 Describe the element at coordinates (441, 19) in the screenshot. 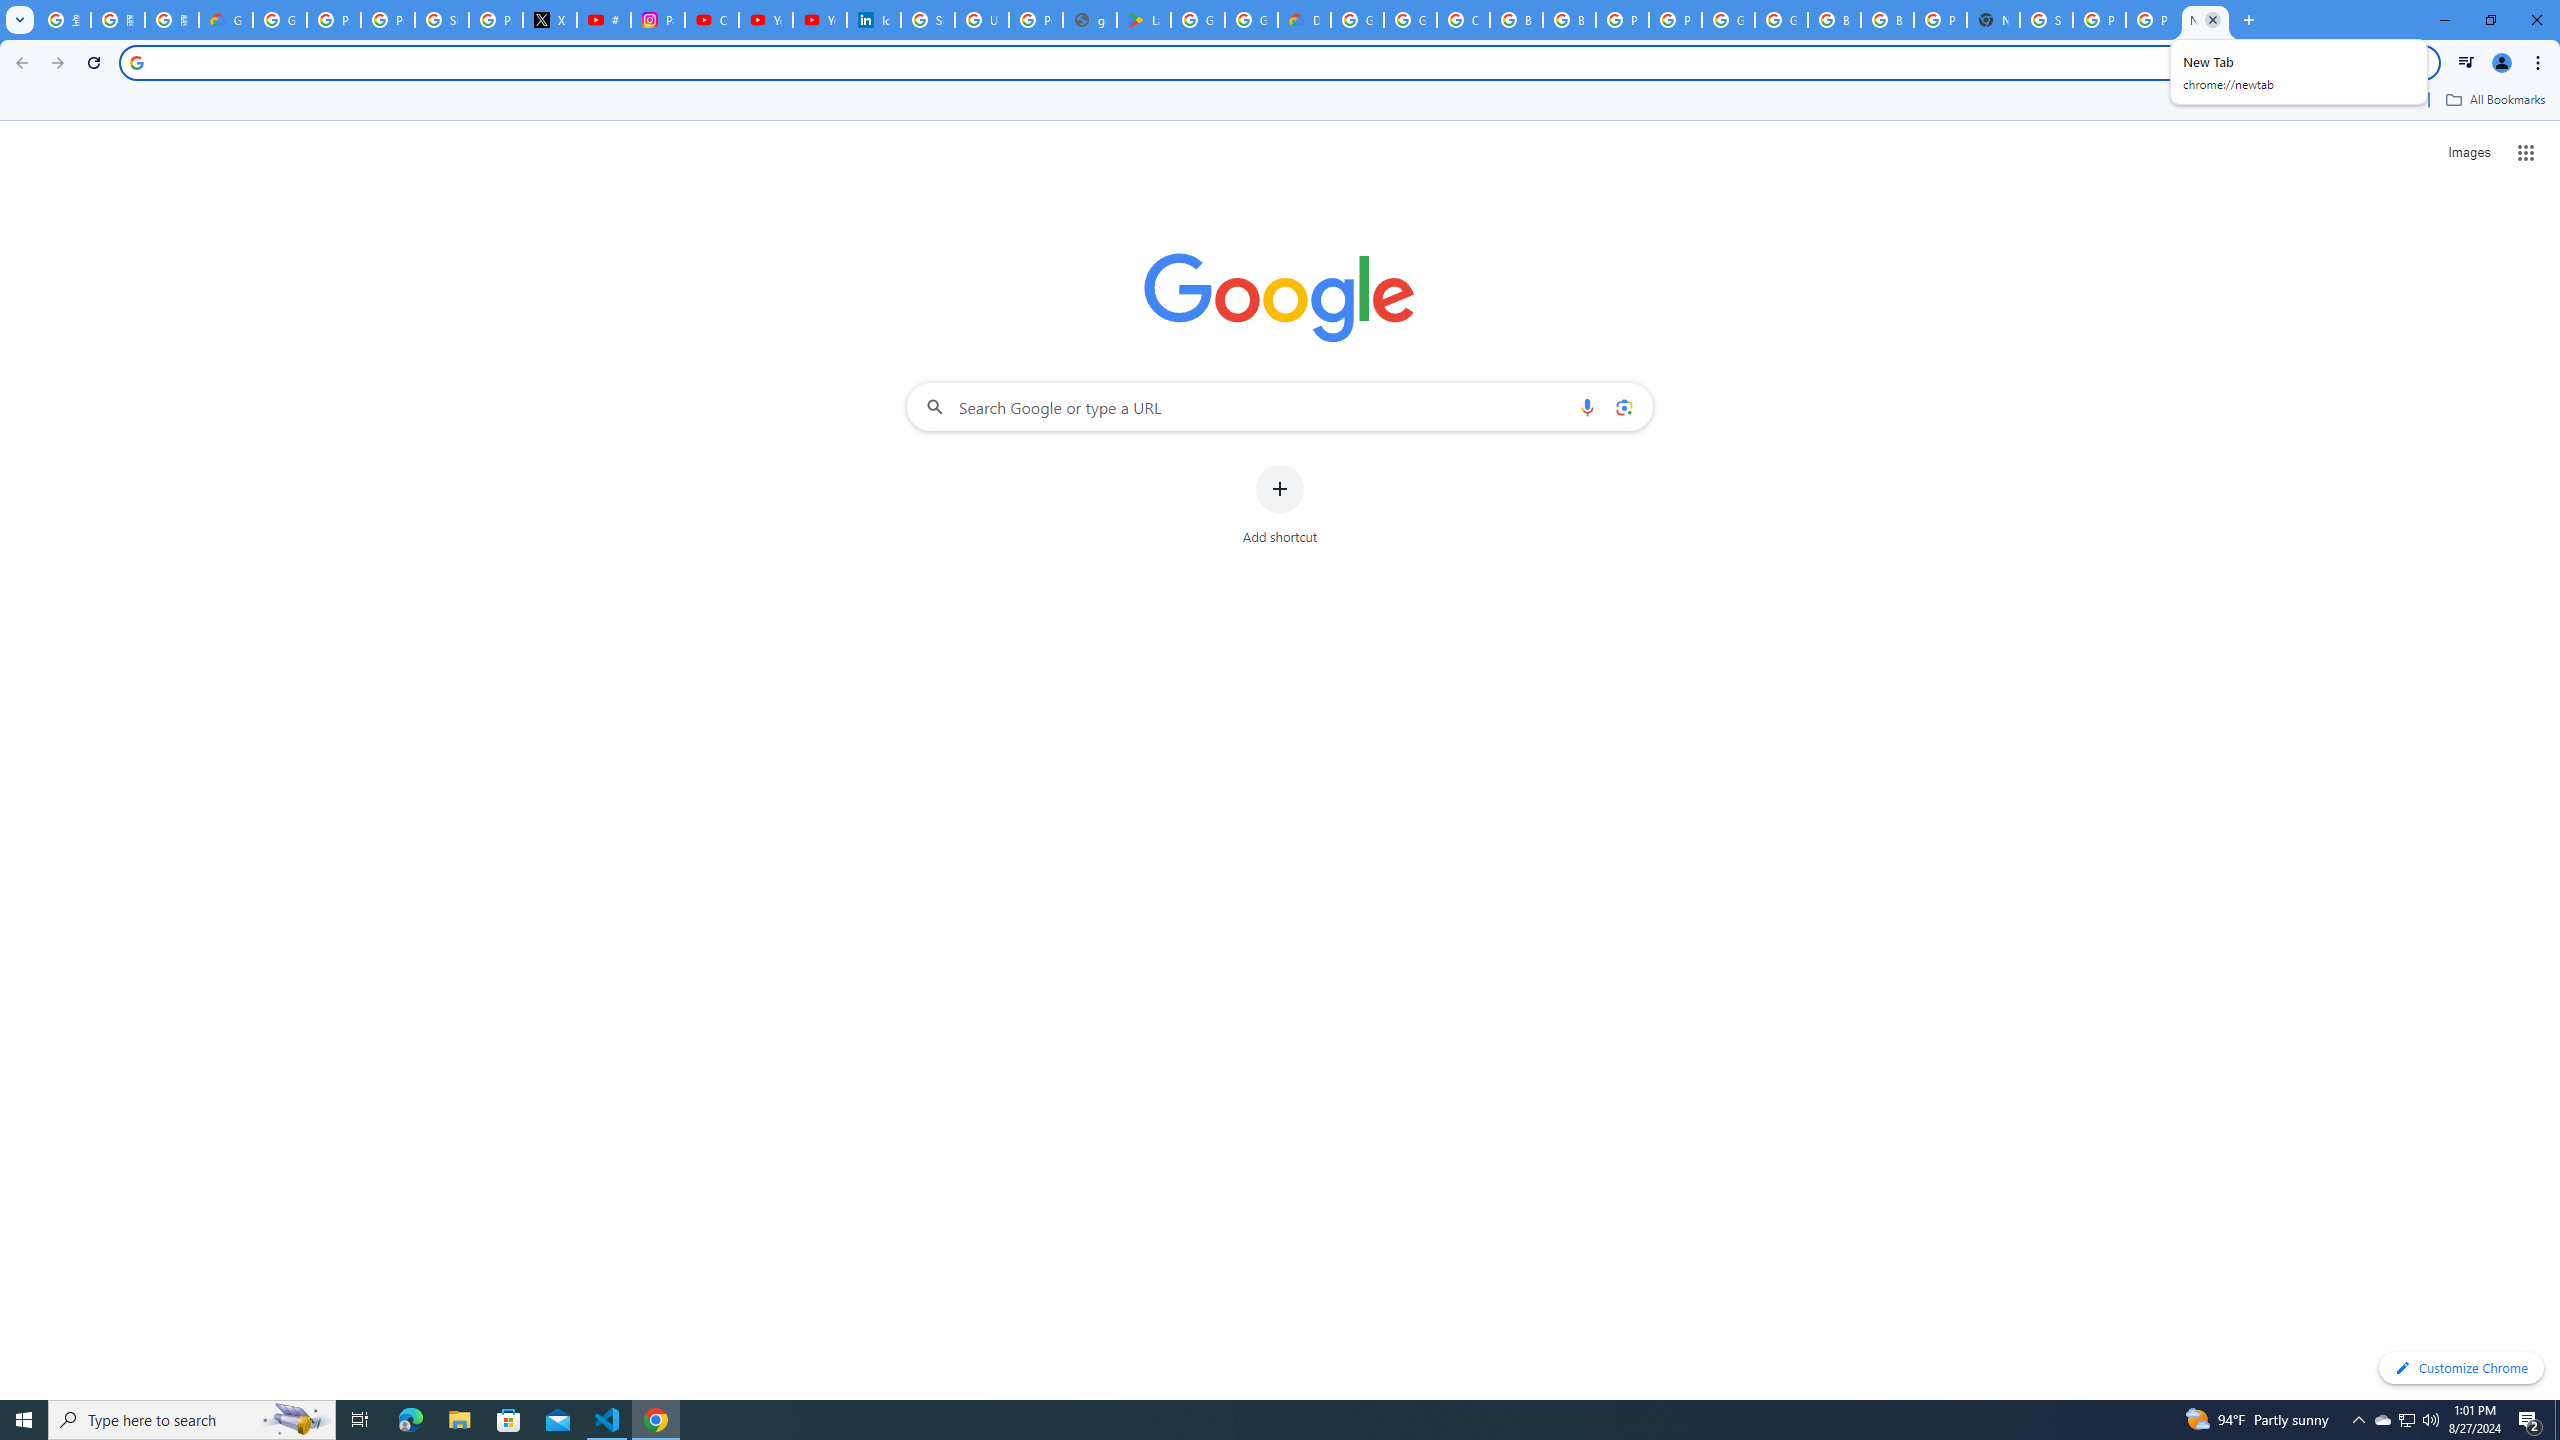

I see `'Sign in - Google Accounts'` at that location.